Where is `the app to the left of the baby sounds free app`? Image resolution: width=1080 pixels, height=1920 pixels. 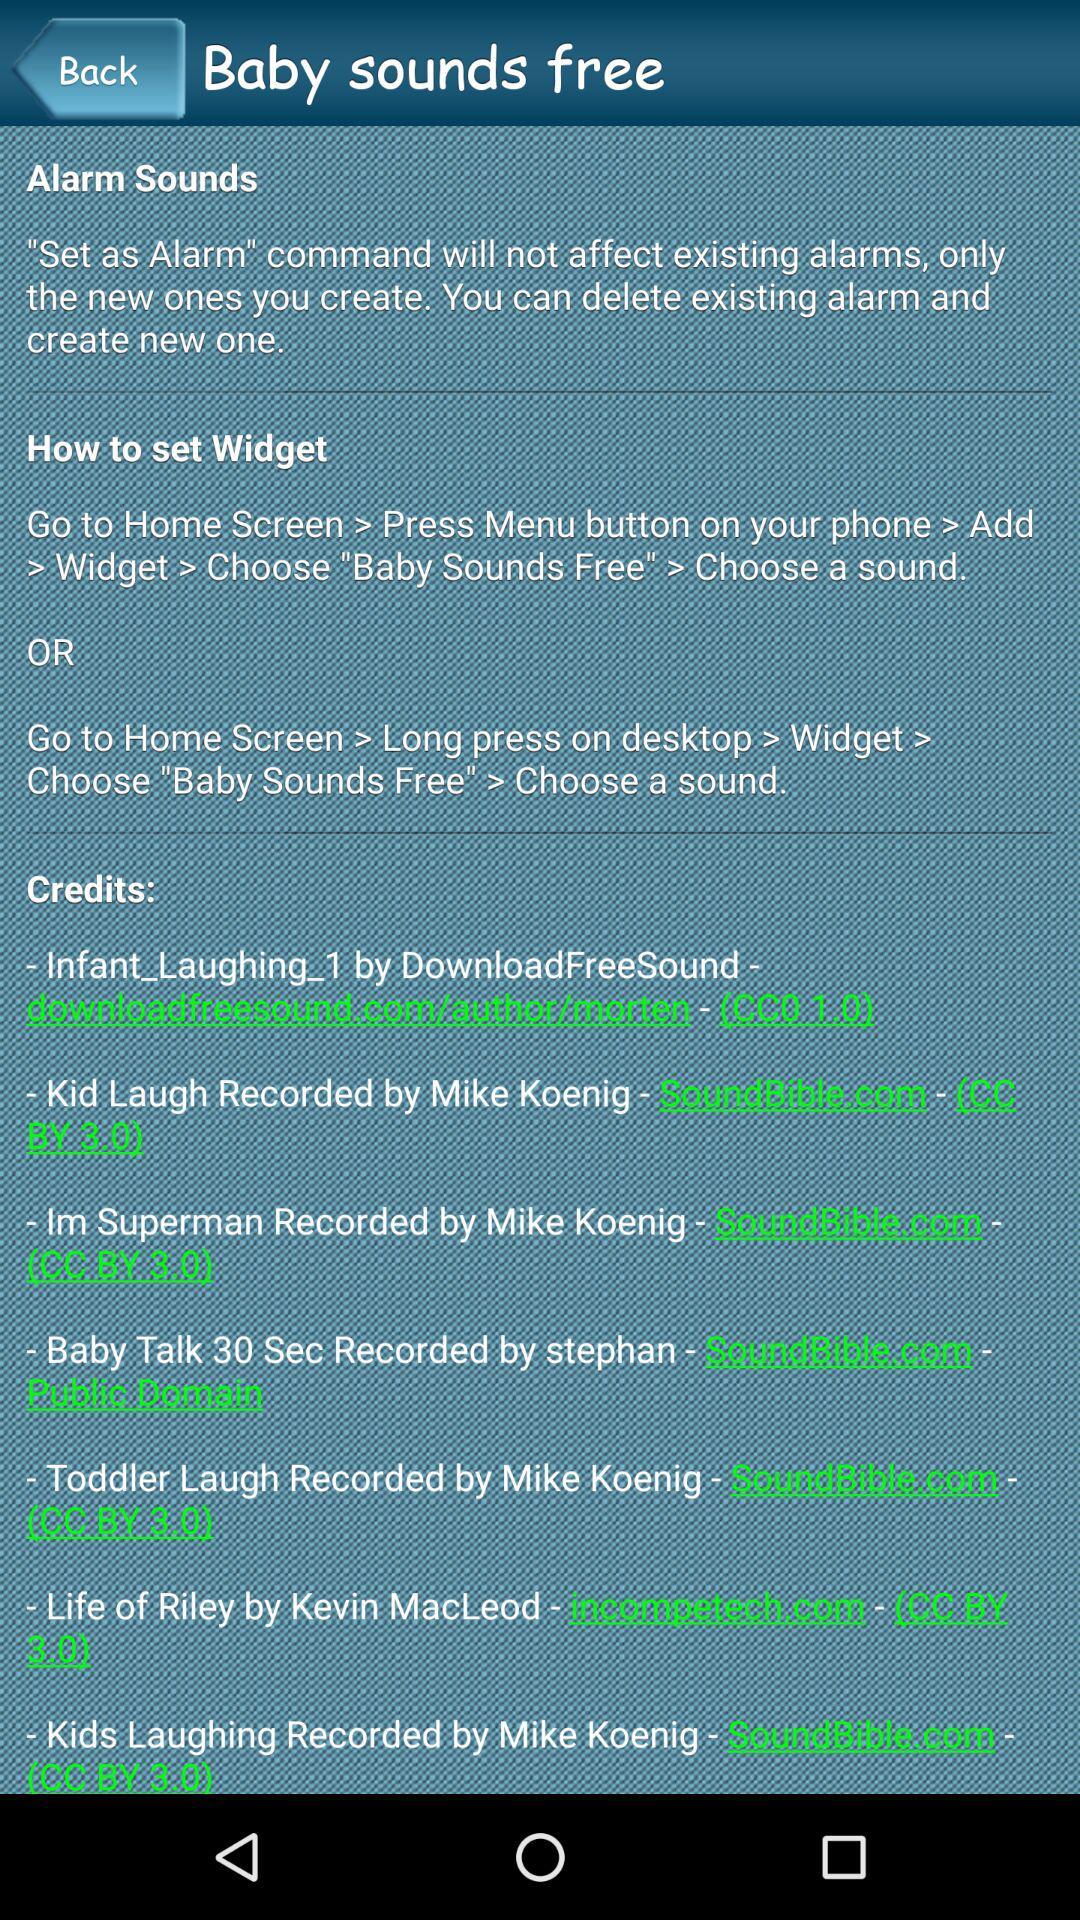 the app to the left of the baby sounds free app is located at coordinates (97, 69).